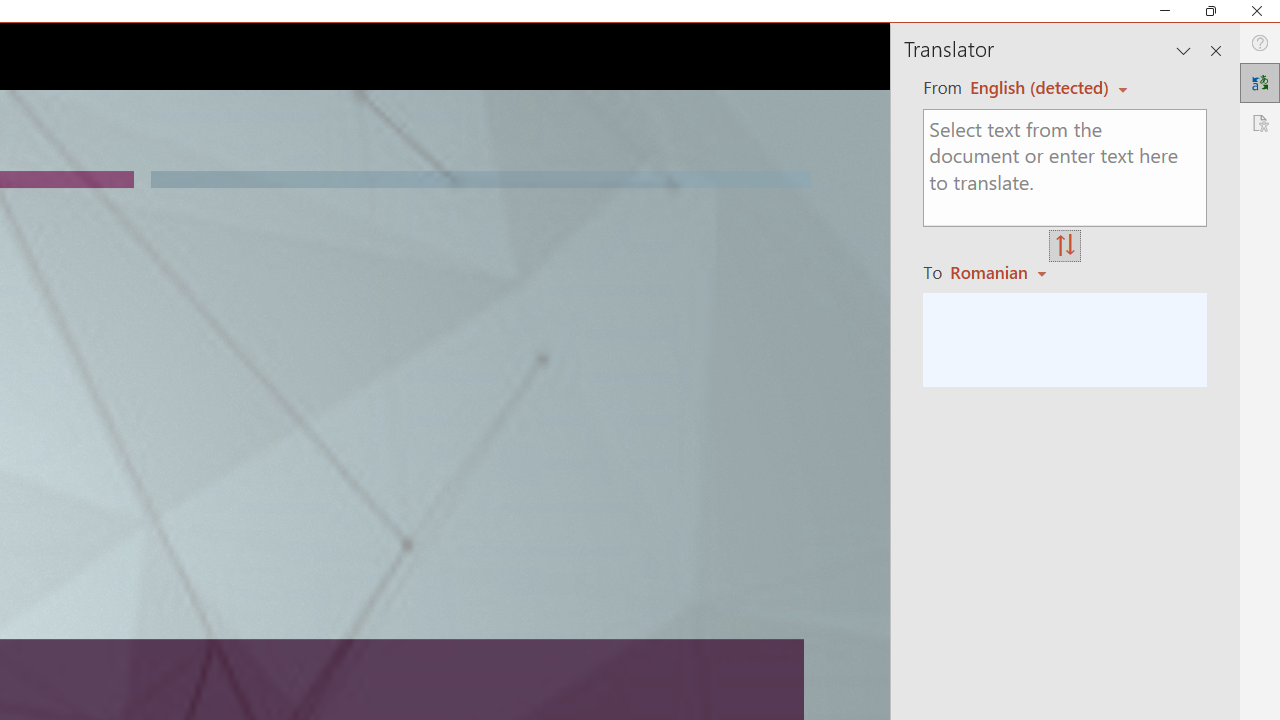  I want to click on 'Czech (detected)', so click(1040, 86).